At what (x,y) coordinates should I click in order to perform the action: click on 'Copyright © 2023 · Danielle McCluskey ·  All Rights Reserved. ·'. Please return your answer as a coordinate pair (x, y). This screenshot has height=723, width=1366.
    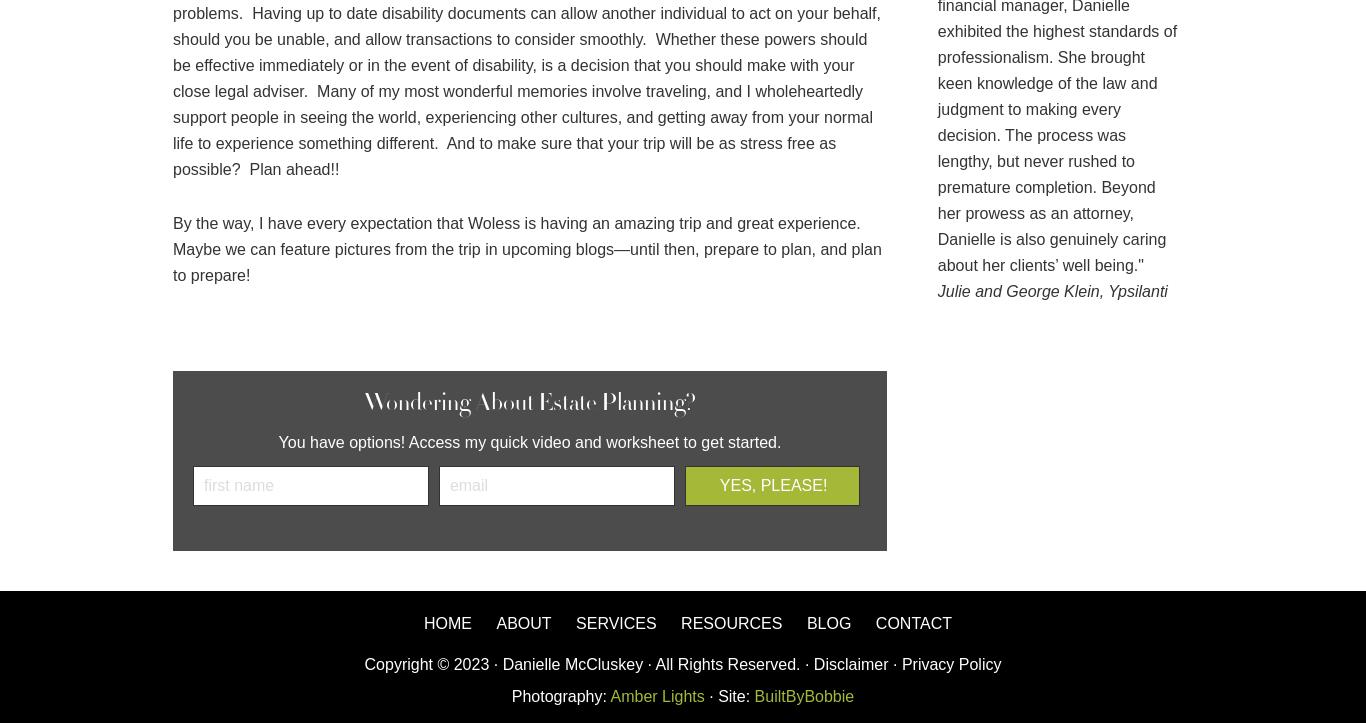
    Looking at the image, I should click on (587, 663).